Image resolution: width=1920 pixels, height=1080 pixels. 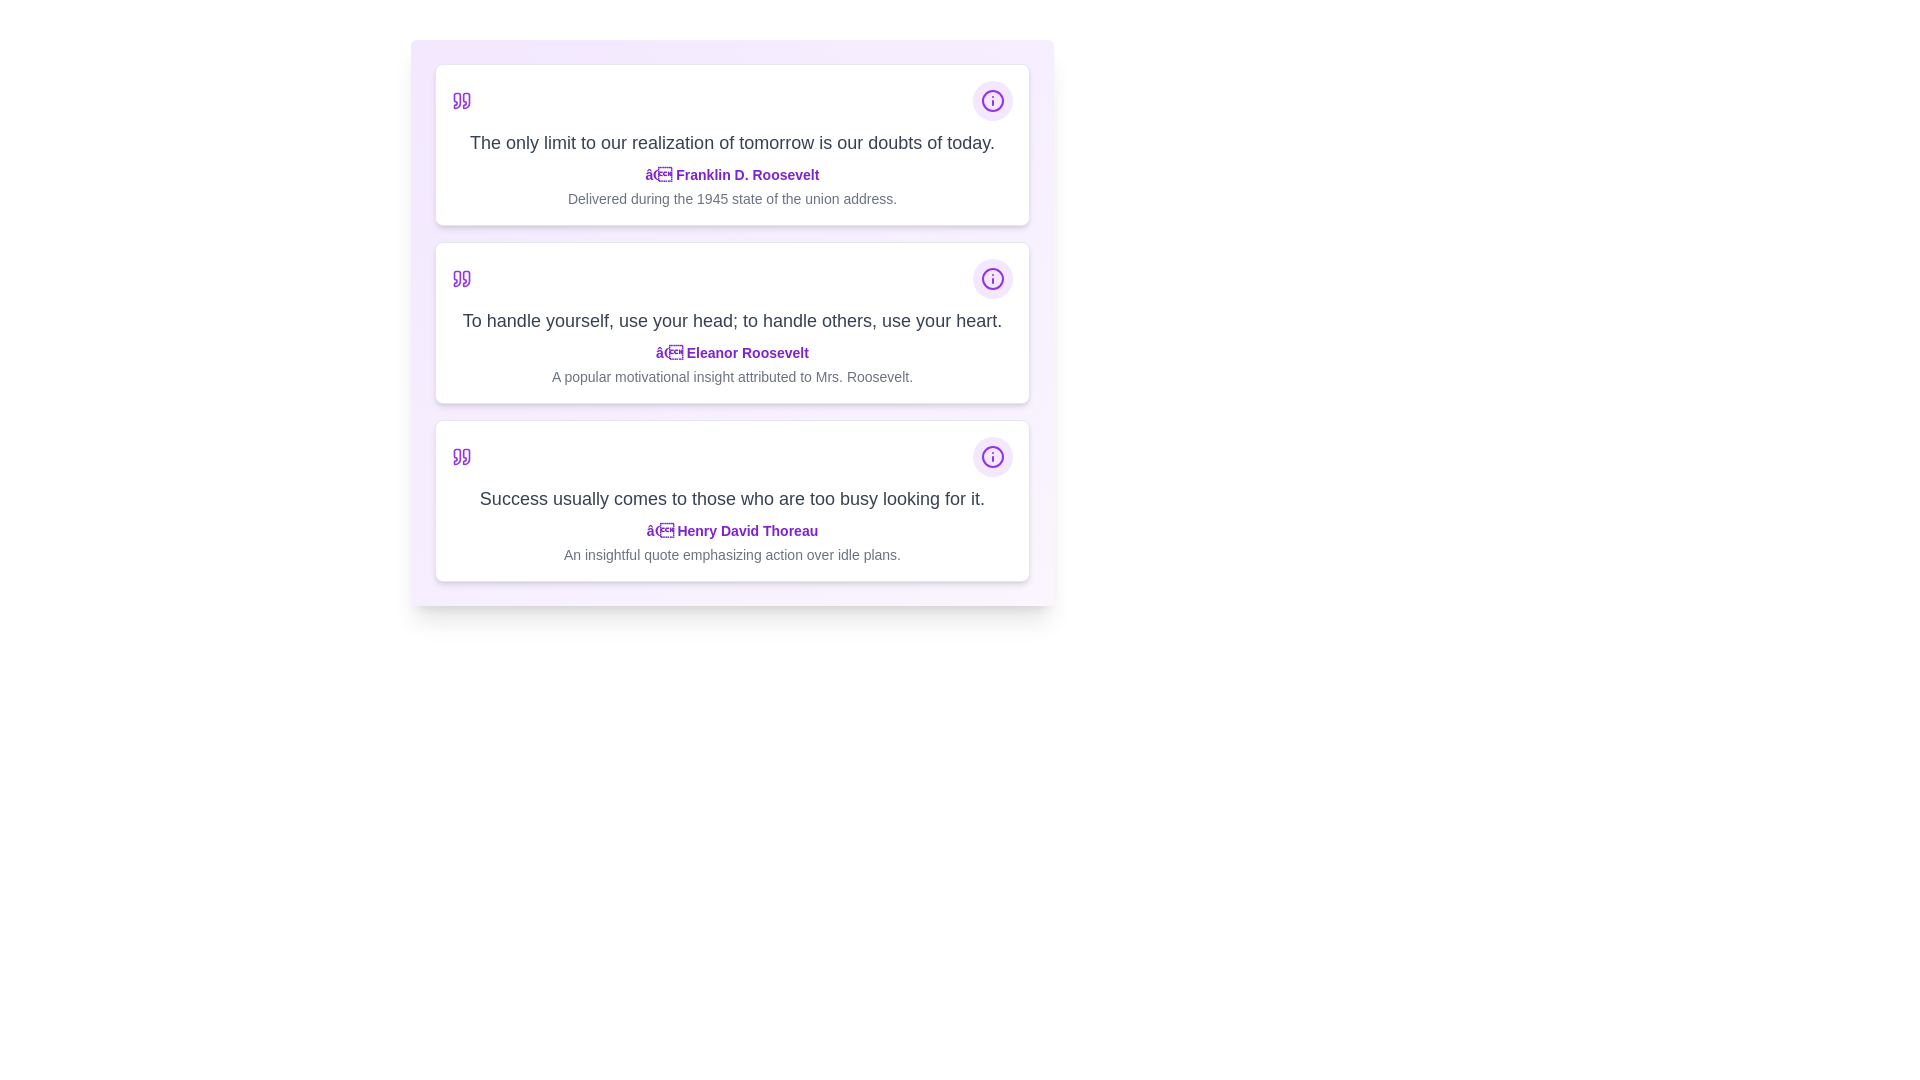 What do you see at coordinates (731, 530) in the screenshot?
I see `the text label displaying '— Henry David Thoreau', which is located` at bounding box center [731, 530].